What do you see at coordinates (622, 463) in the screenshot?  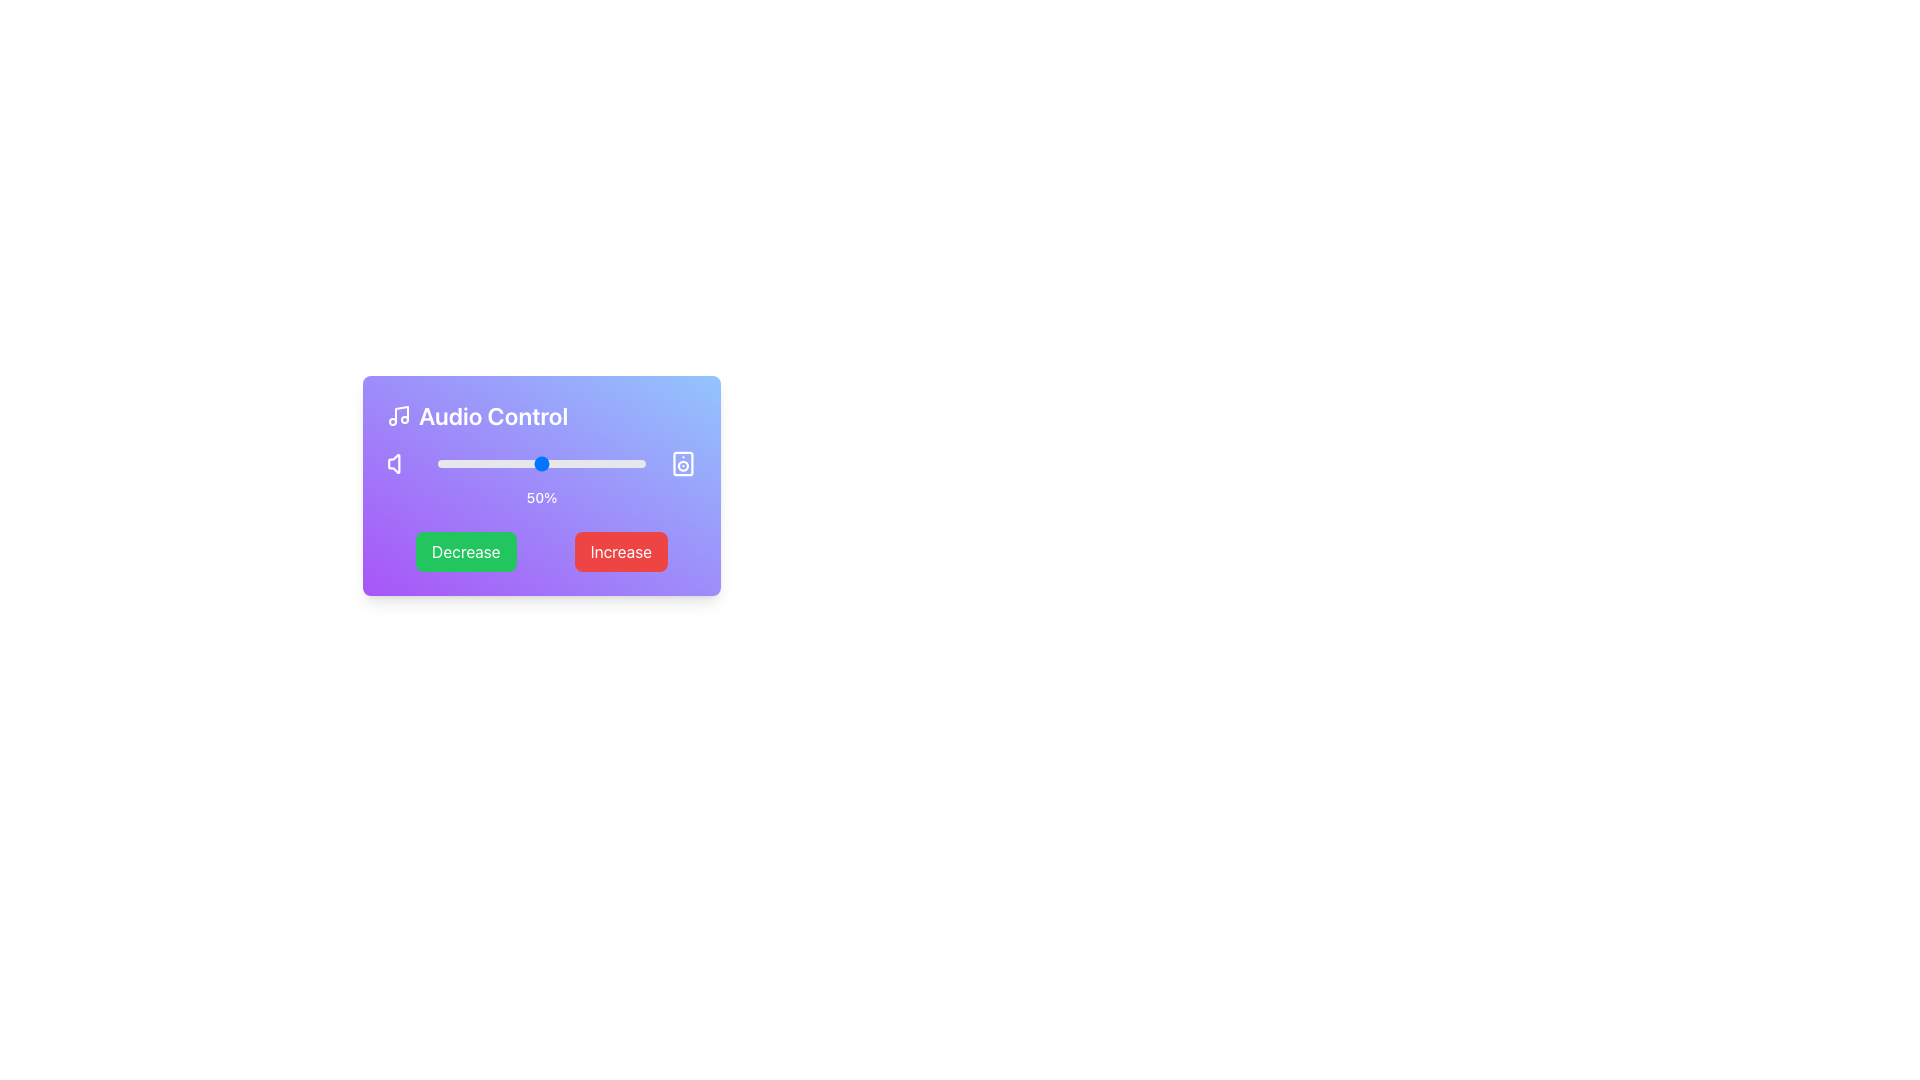 I see `volume` at bounding box center [622, 463].